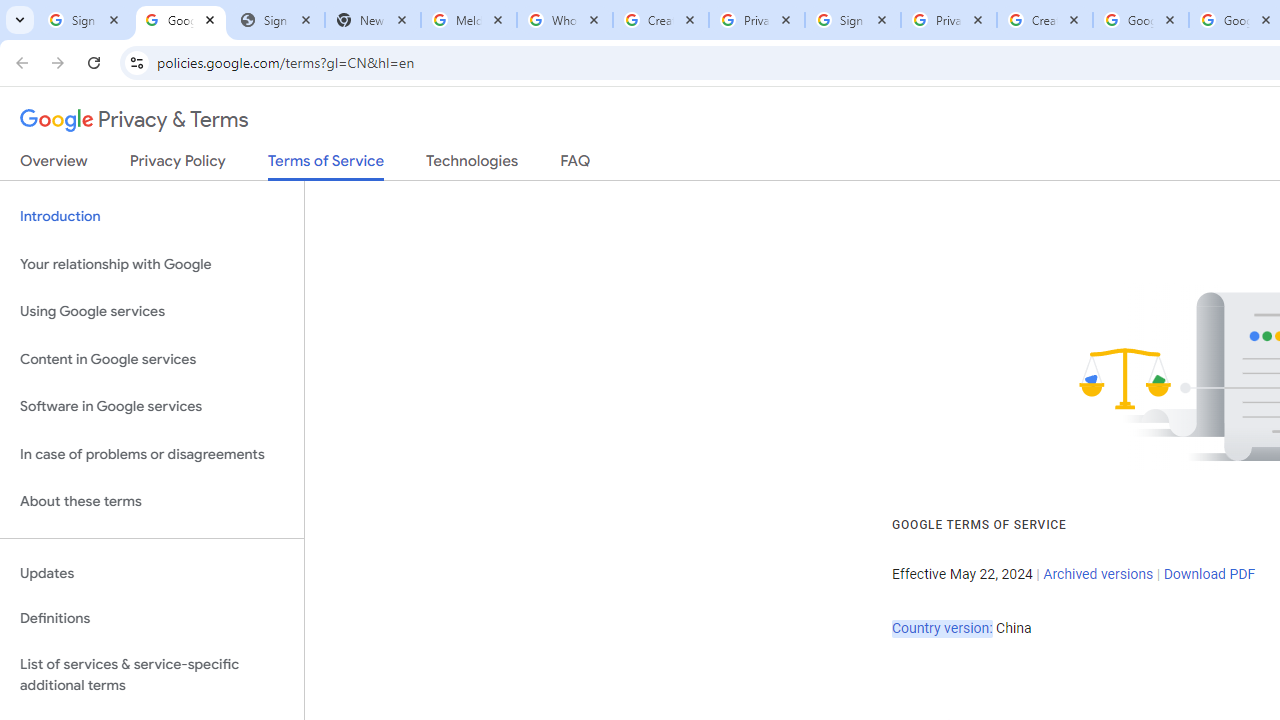 The width and height of the screenshot is (1280, 720). What do you see at coordinates (177, 164) in the screenshot?
I see `'Privacy Policy'` at bounding box center [177, 164].